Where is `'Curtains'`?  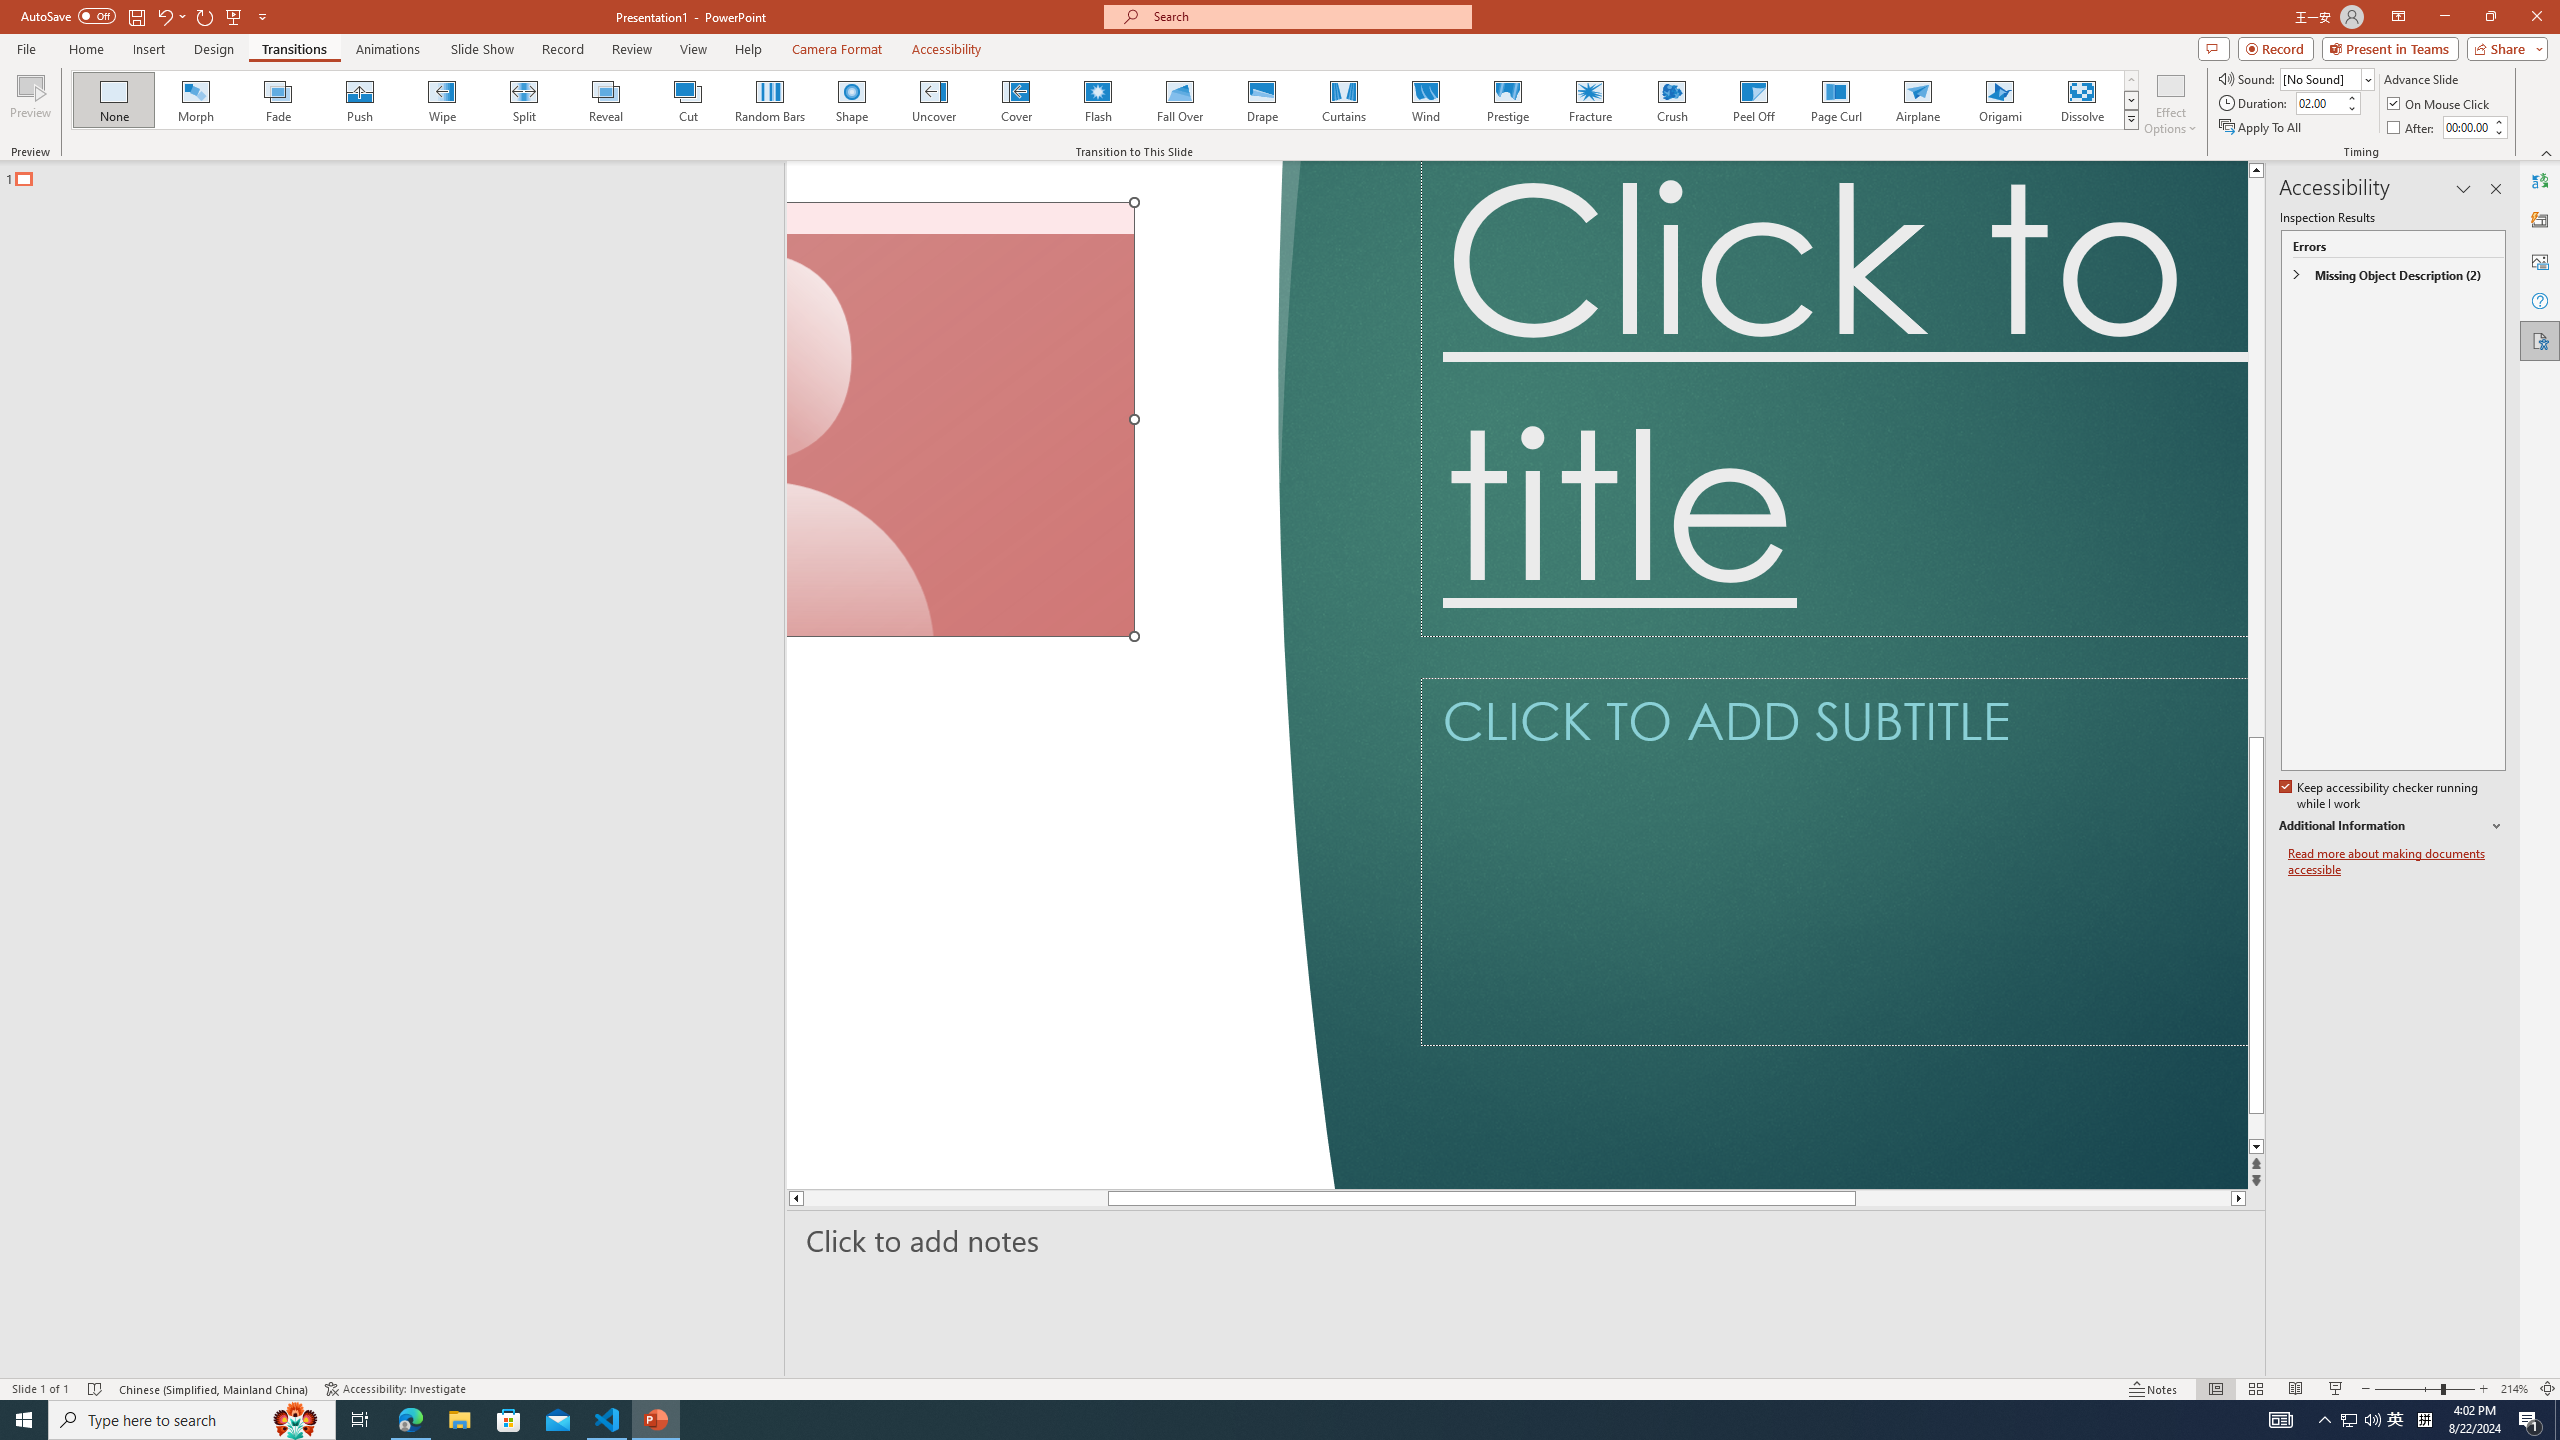 'Curtains' is located at coordinates (1344, 99).